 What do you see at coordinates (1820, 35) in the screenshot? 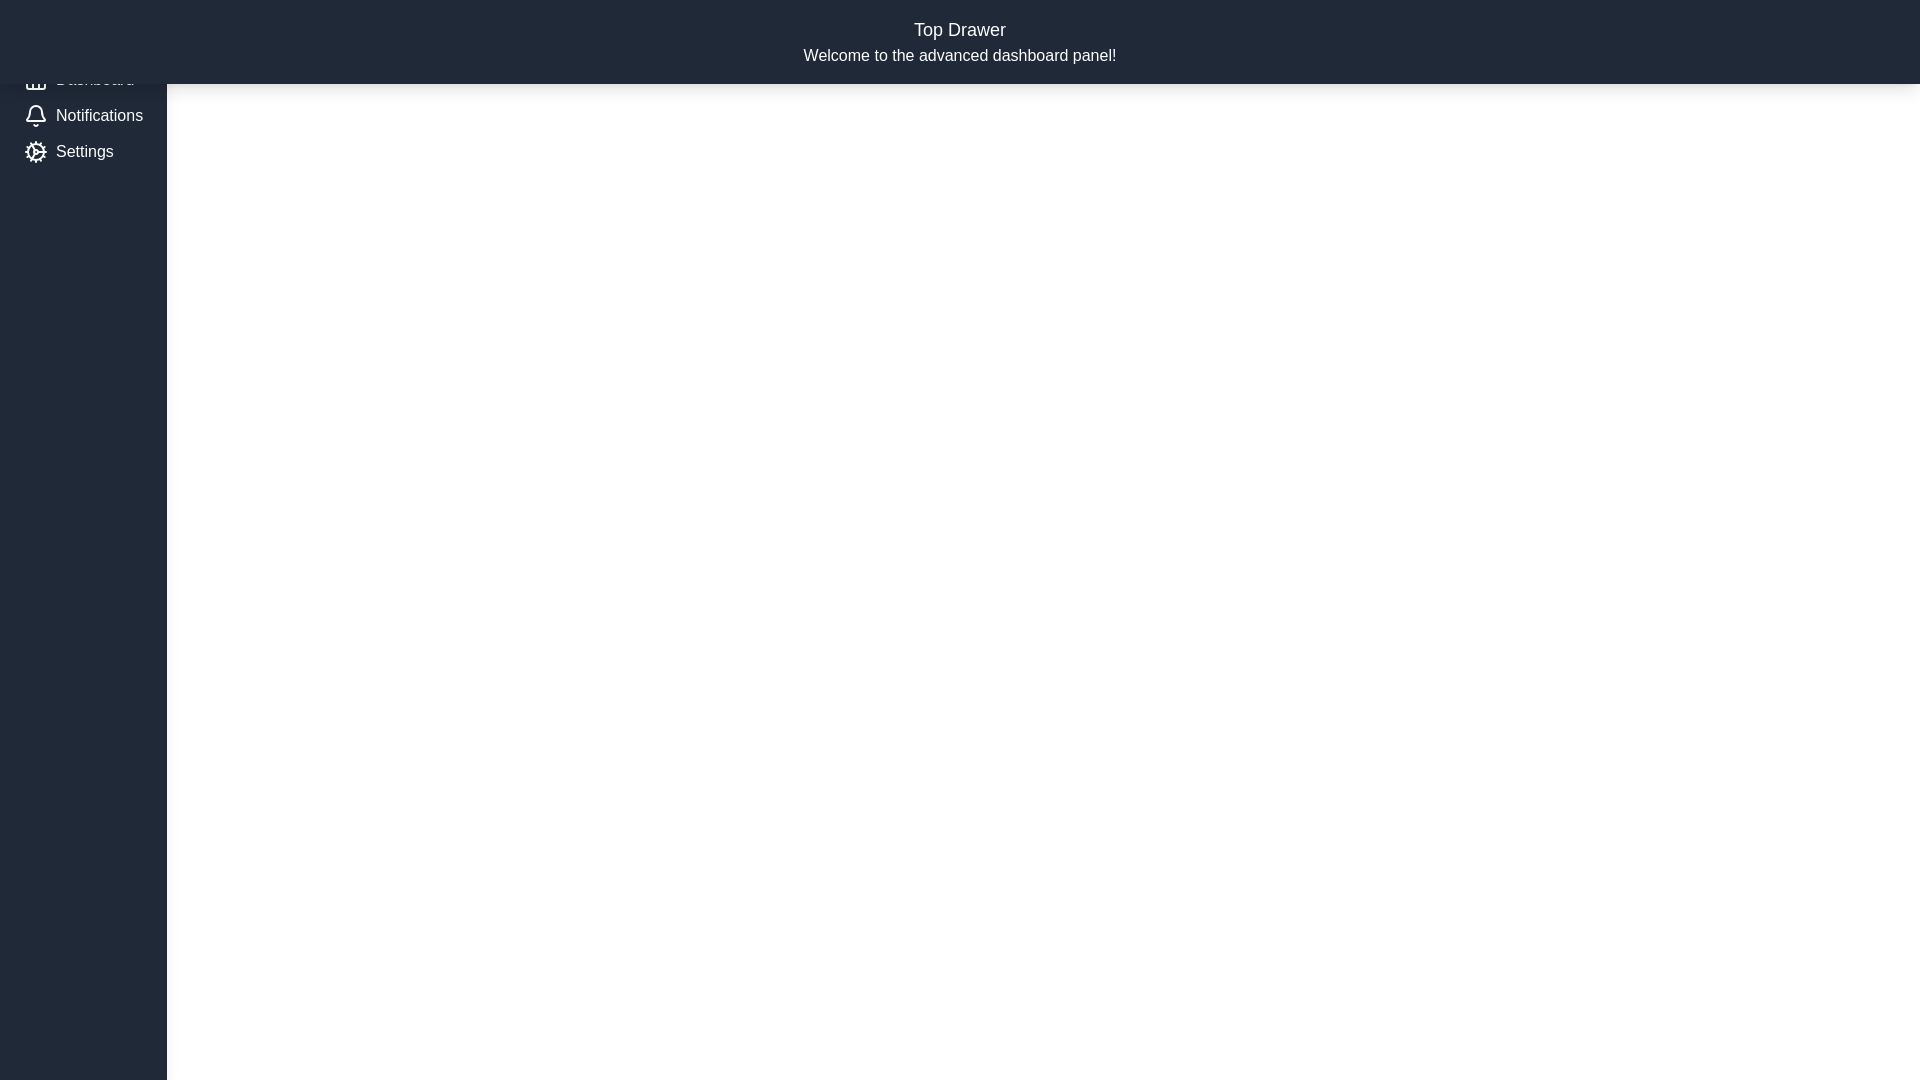
I see `'Toggle Top Drawer' button to toggle the top drawer's open/close state` at bounding box center [1820, 35].